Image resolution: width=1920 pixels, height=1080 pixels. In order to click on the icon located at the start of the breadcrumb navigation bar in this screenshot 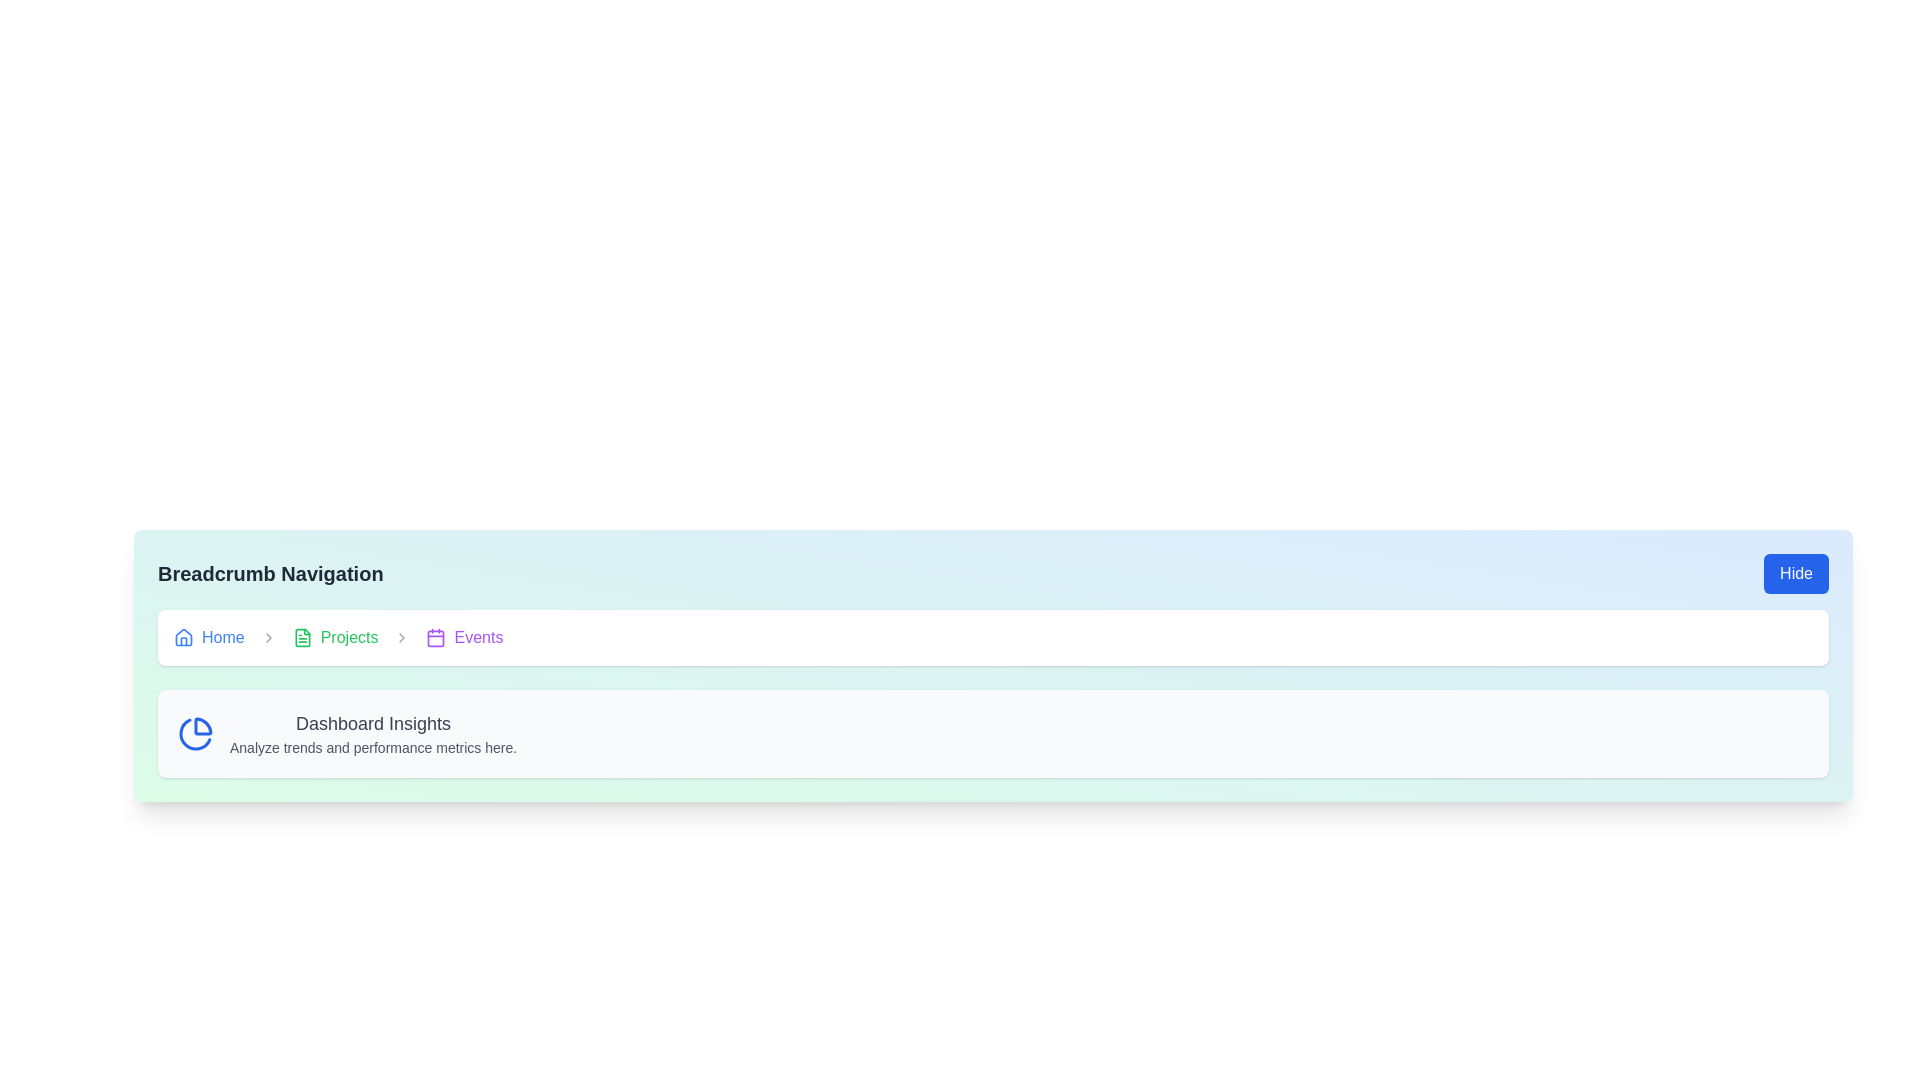, I will do `click(183, 637)`.